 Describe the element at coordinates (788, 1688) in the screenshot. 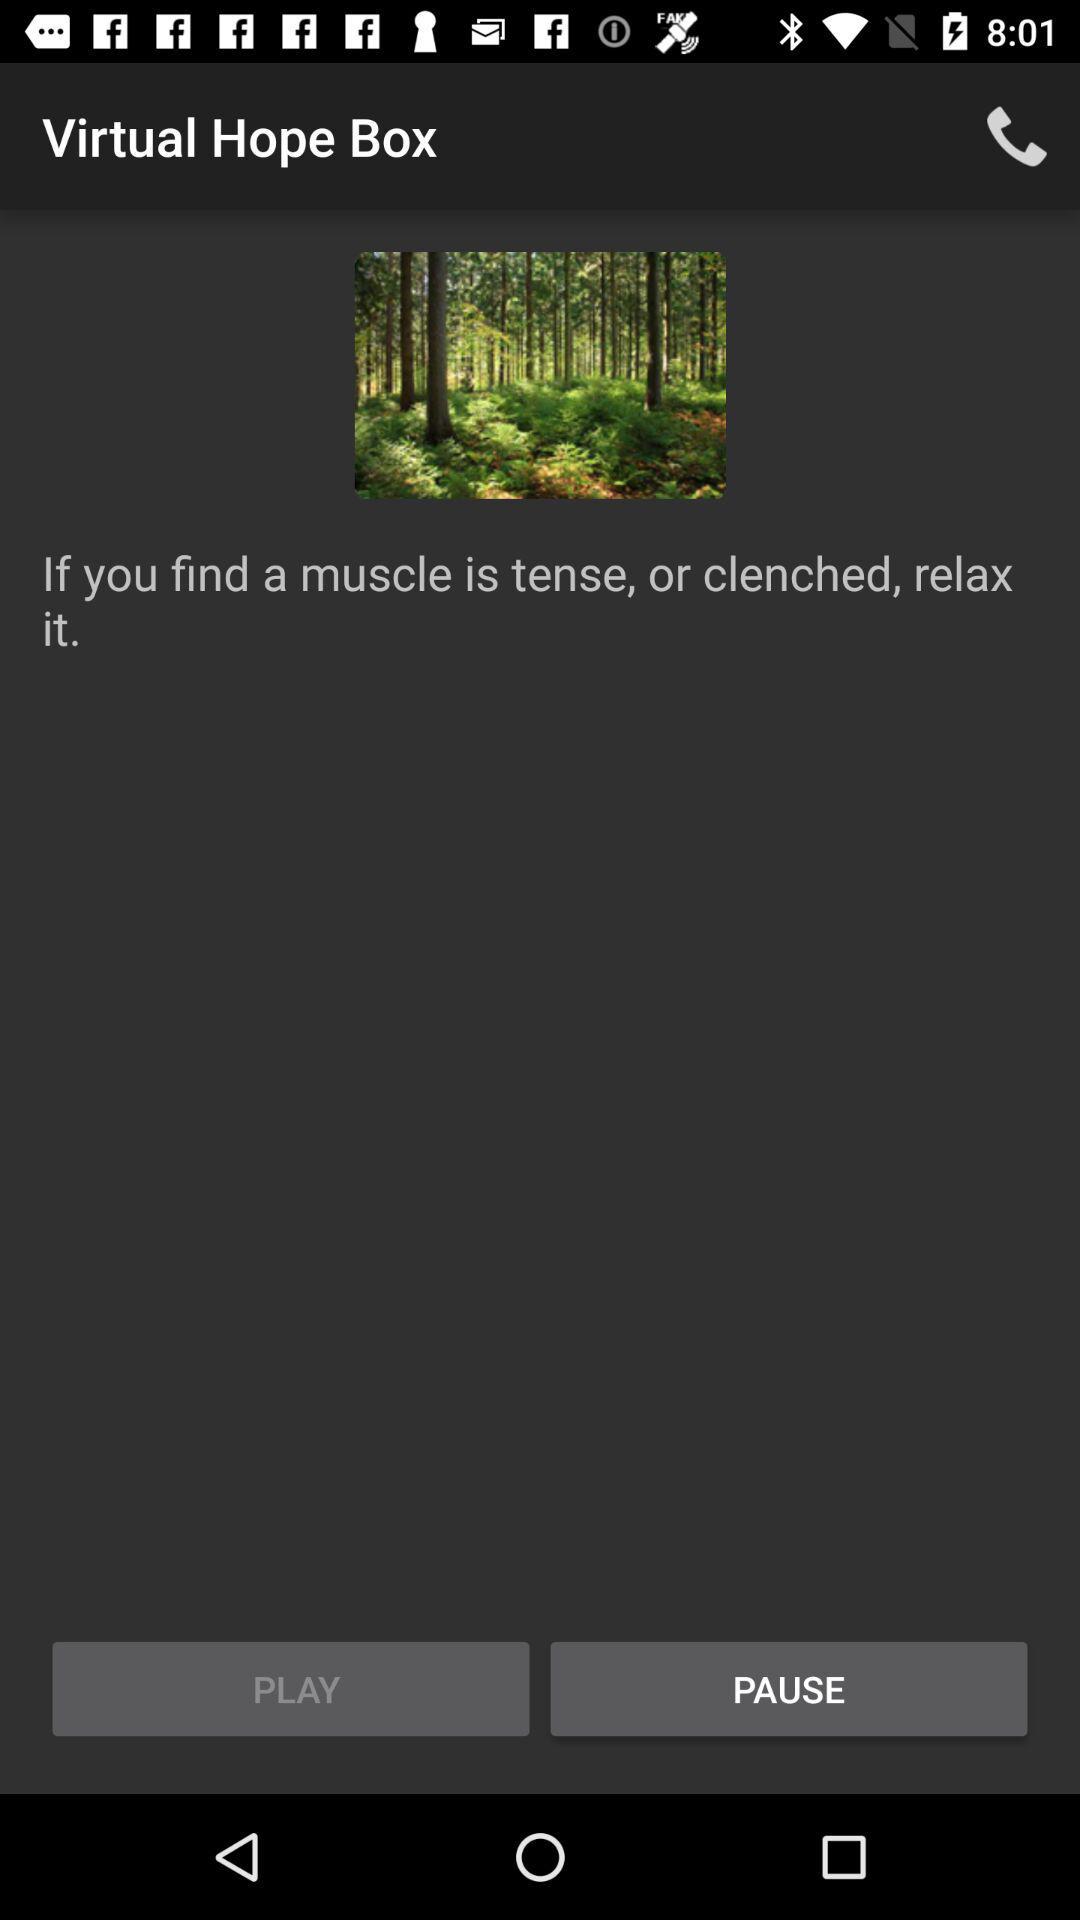

I see `the icon at the bottom right corner` at that location.